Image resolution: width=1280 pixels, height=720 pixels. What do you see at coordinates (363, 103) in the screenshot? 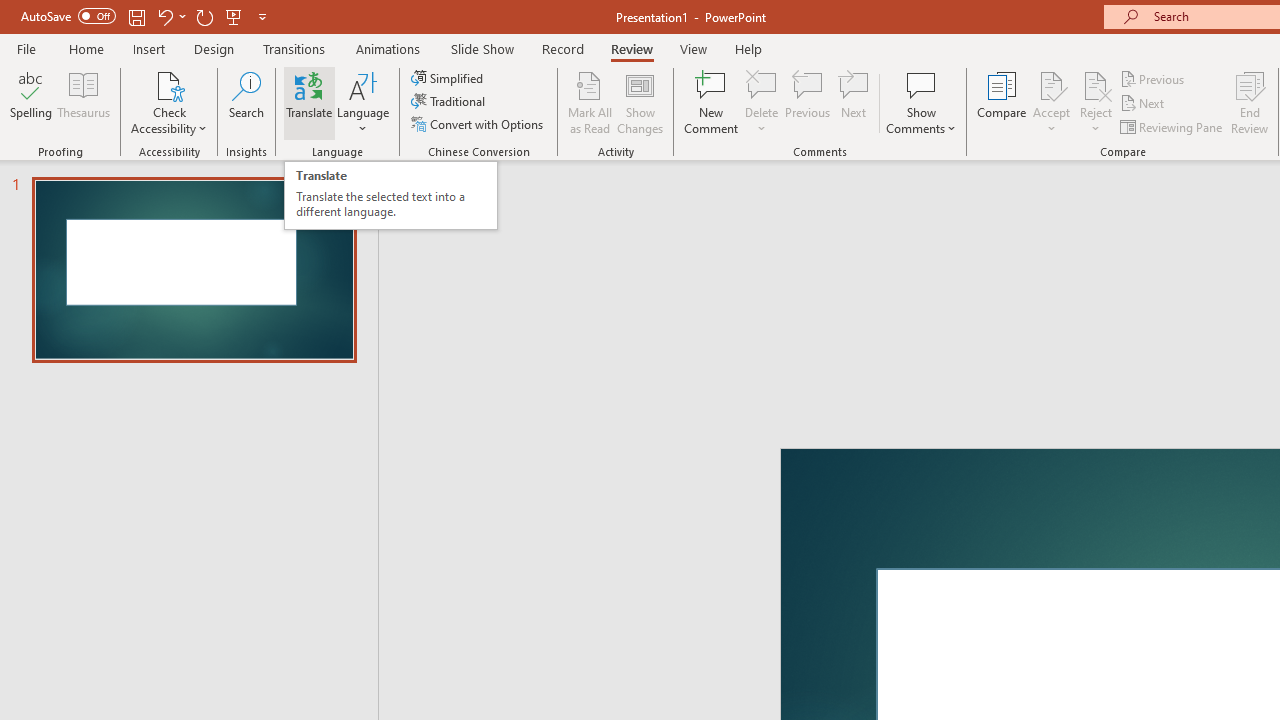
I see `'Language'` at bounding box center [363, 103].